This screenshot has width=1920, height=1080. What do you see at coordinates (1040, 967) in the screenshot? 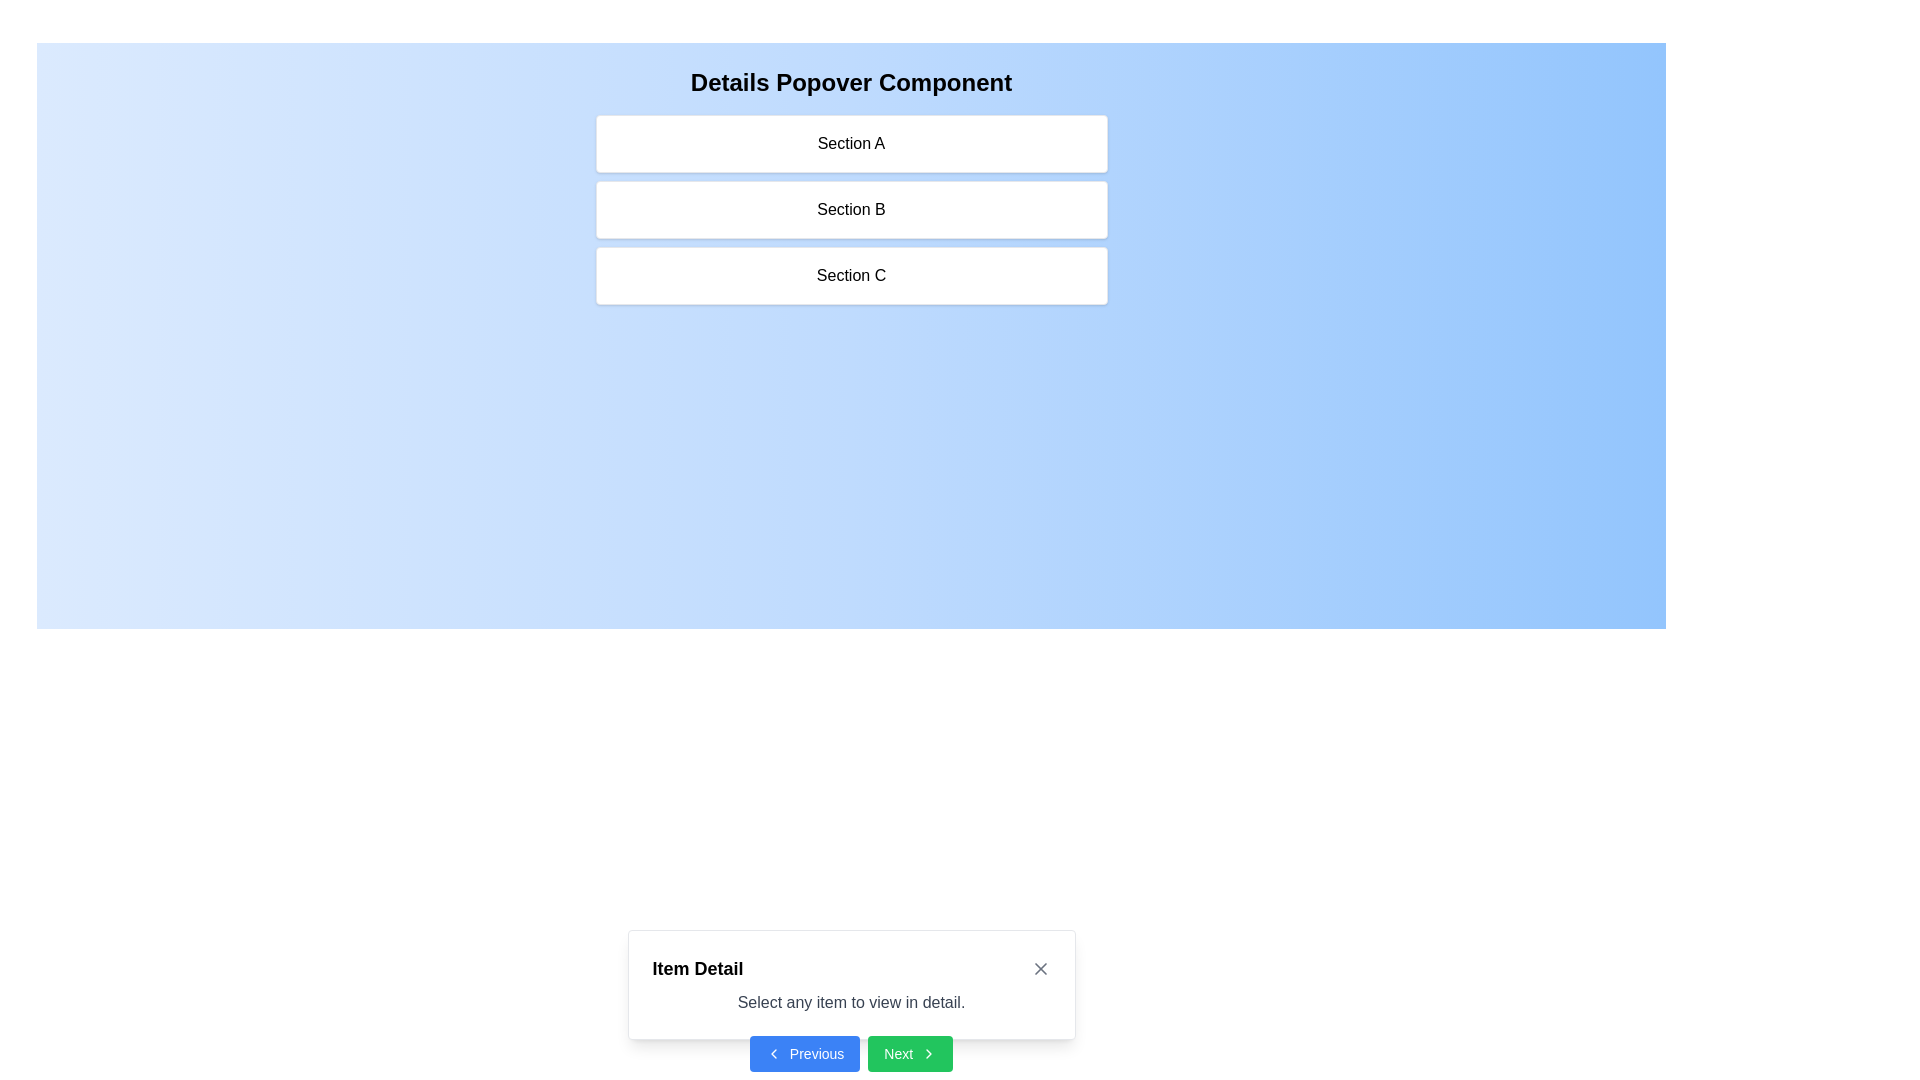
I see `the close button located in the top-right corner of the 'Item Detail' panel to change its color` at bounding box center [1040, 967].